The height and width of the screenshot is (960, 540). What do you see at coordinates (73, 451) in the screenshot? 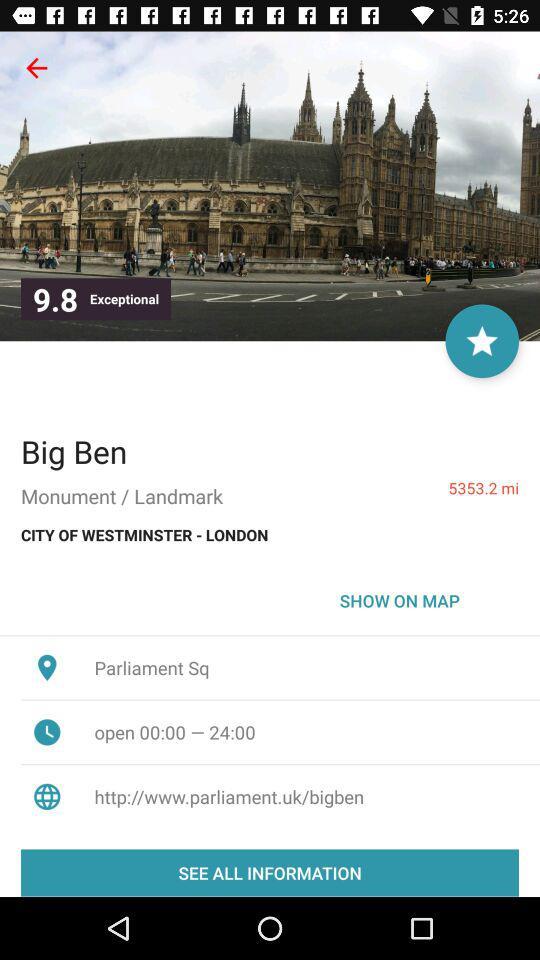
I see `the item to the left of the 5353.2 mi icon` at bounding box center [73, 451].